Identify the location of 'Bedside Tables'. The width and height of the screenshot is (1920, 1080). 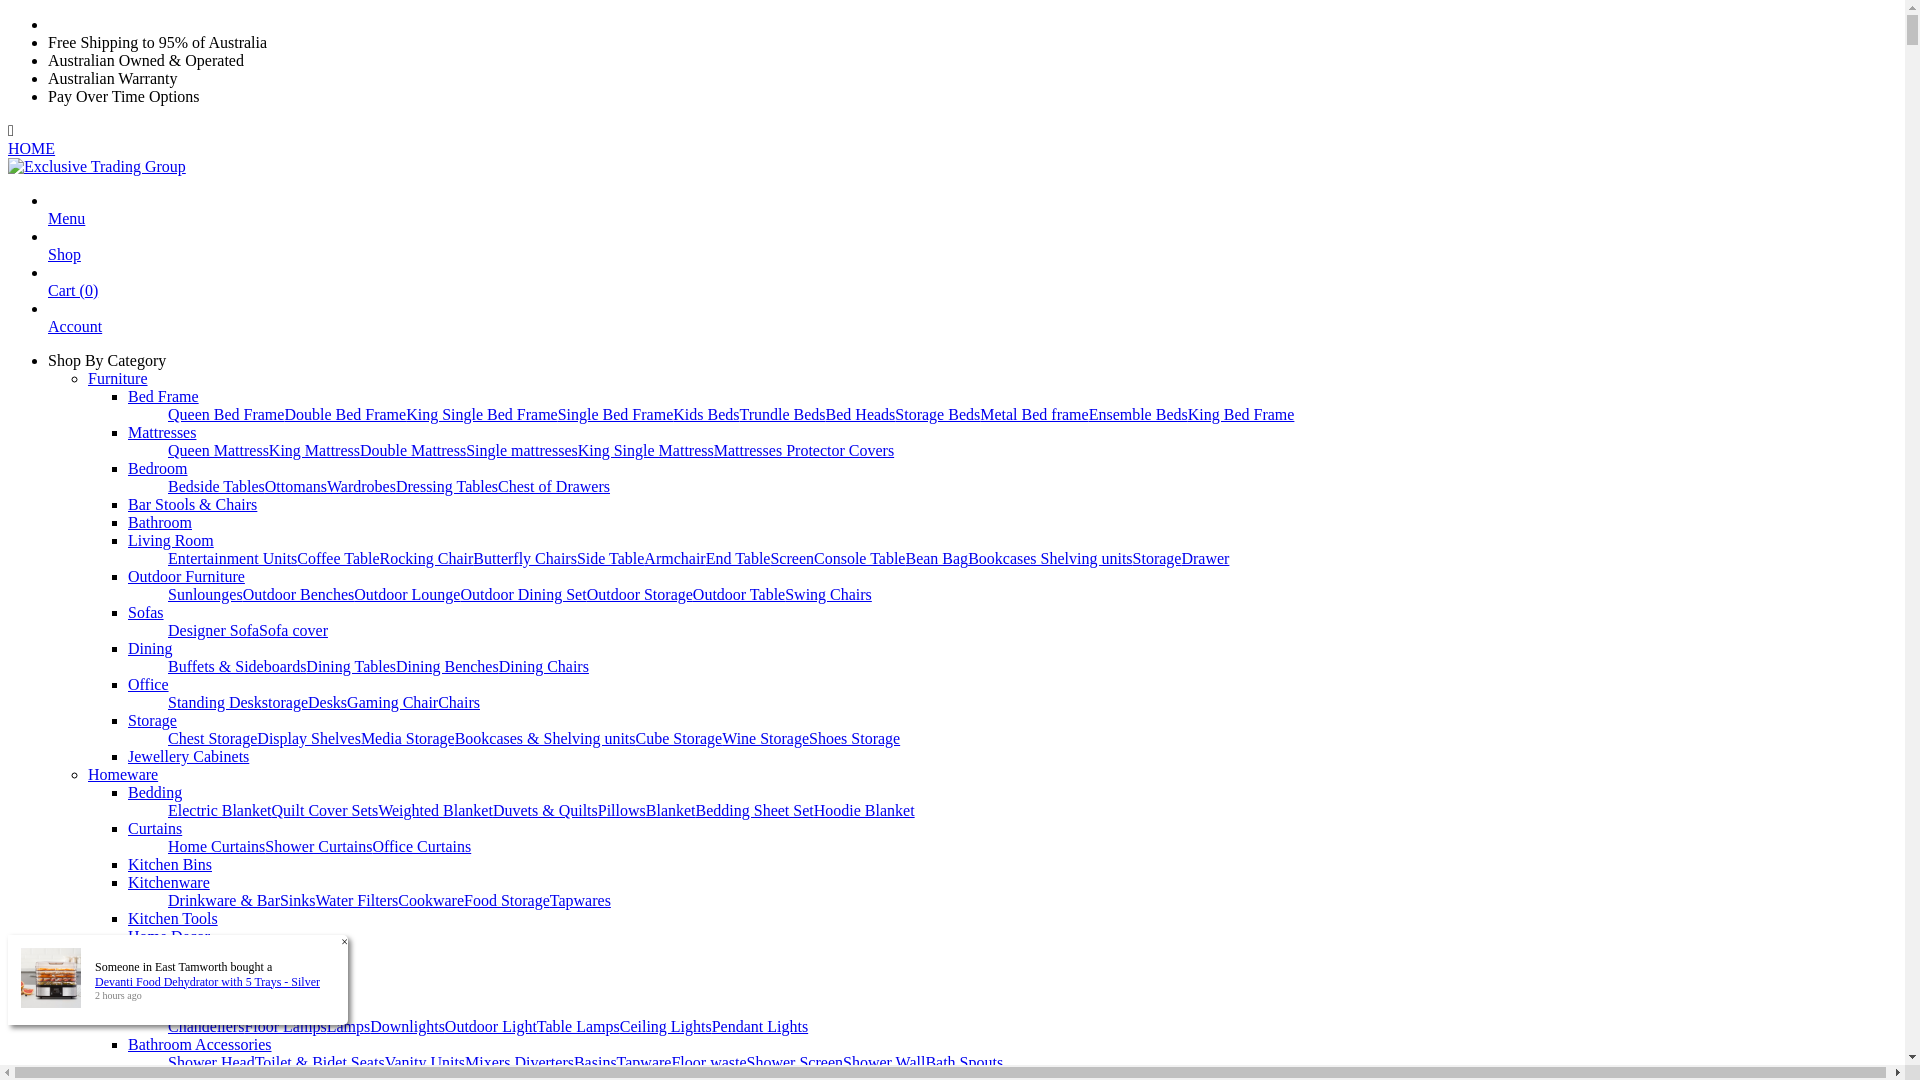
(216, 486).